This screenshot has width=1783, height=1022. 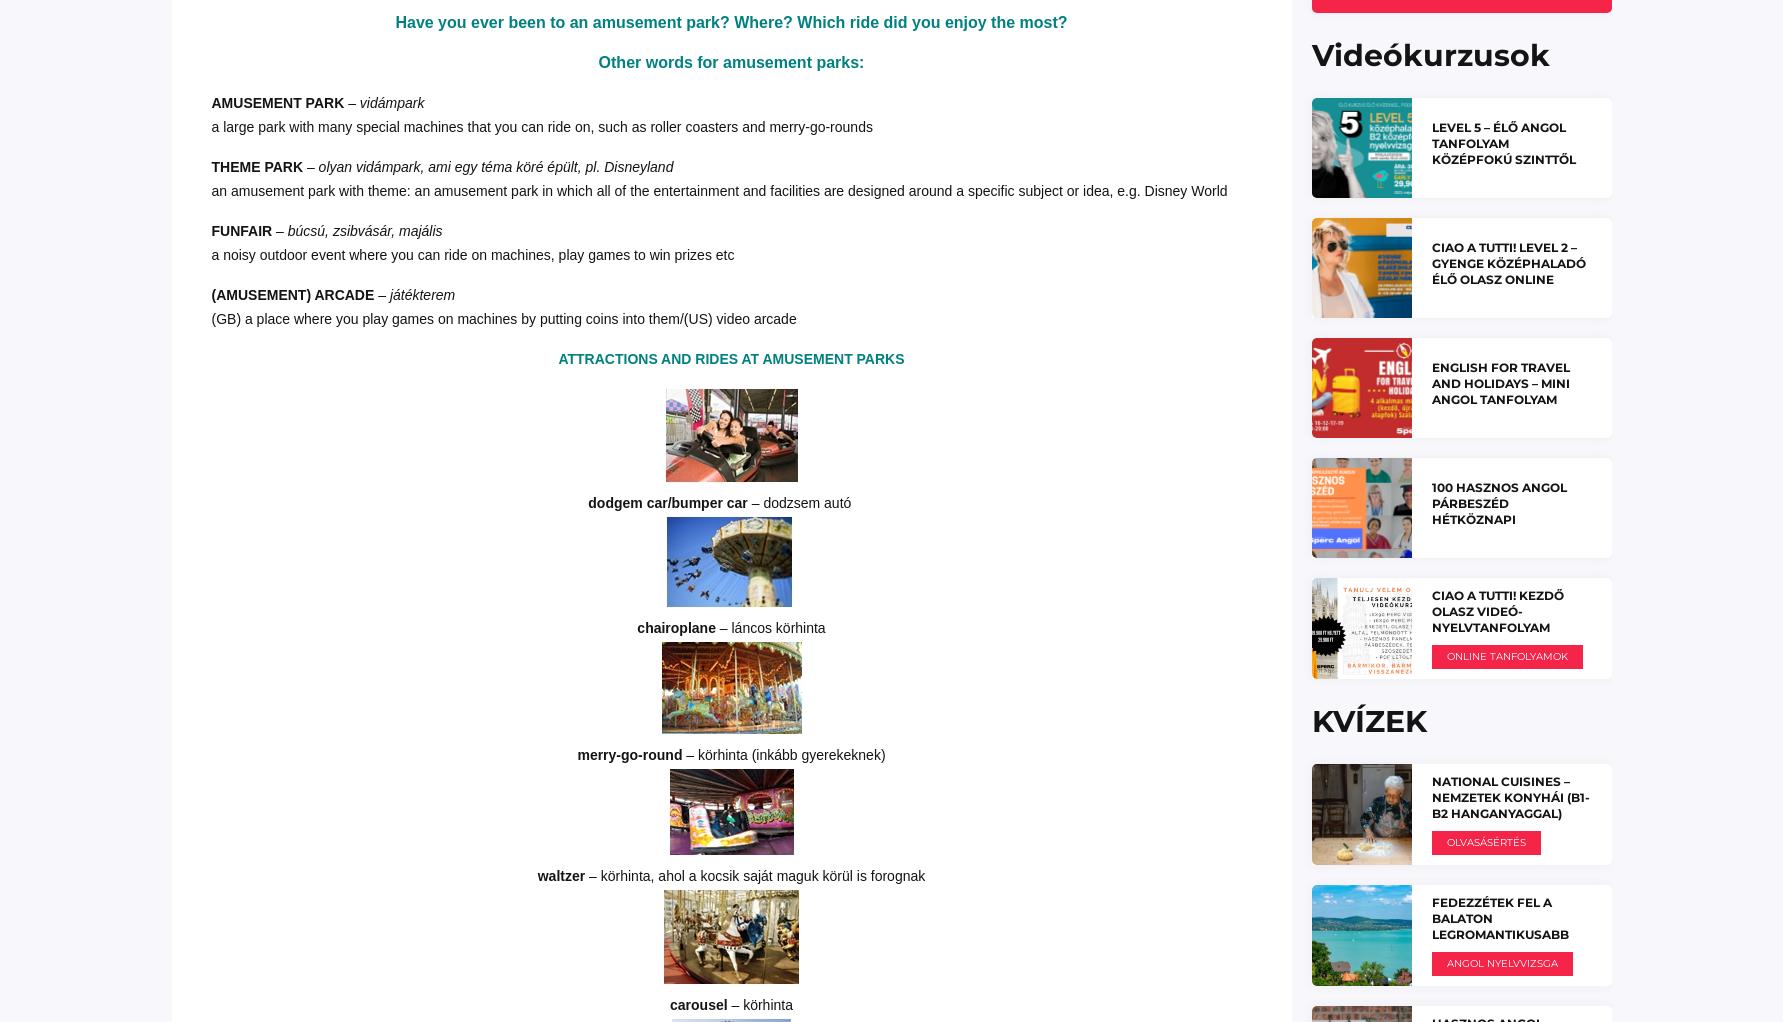 What do you see at coordinates (678, 626) in the screenshot?
I see `'chairoplane'` at bounding box center [678, 626].